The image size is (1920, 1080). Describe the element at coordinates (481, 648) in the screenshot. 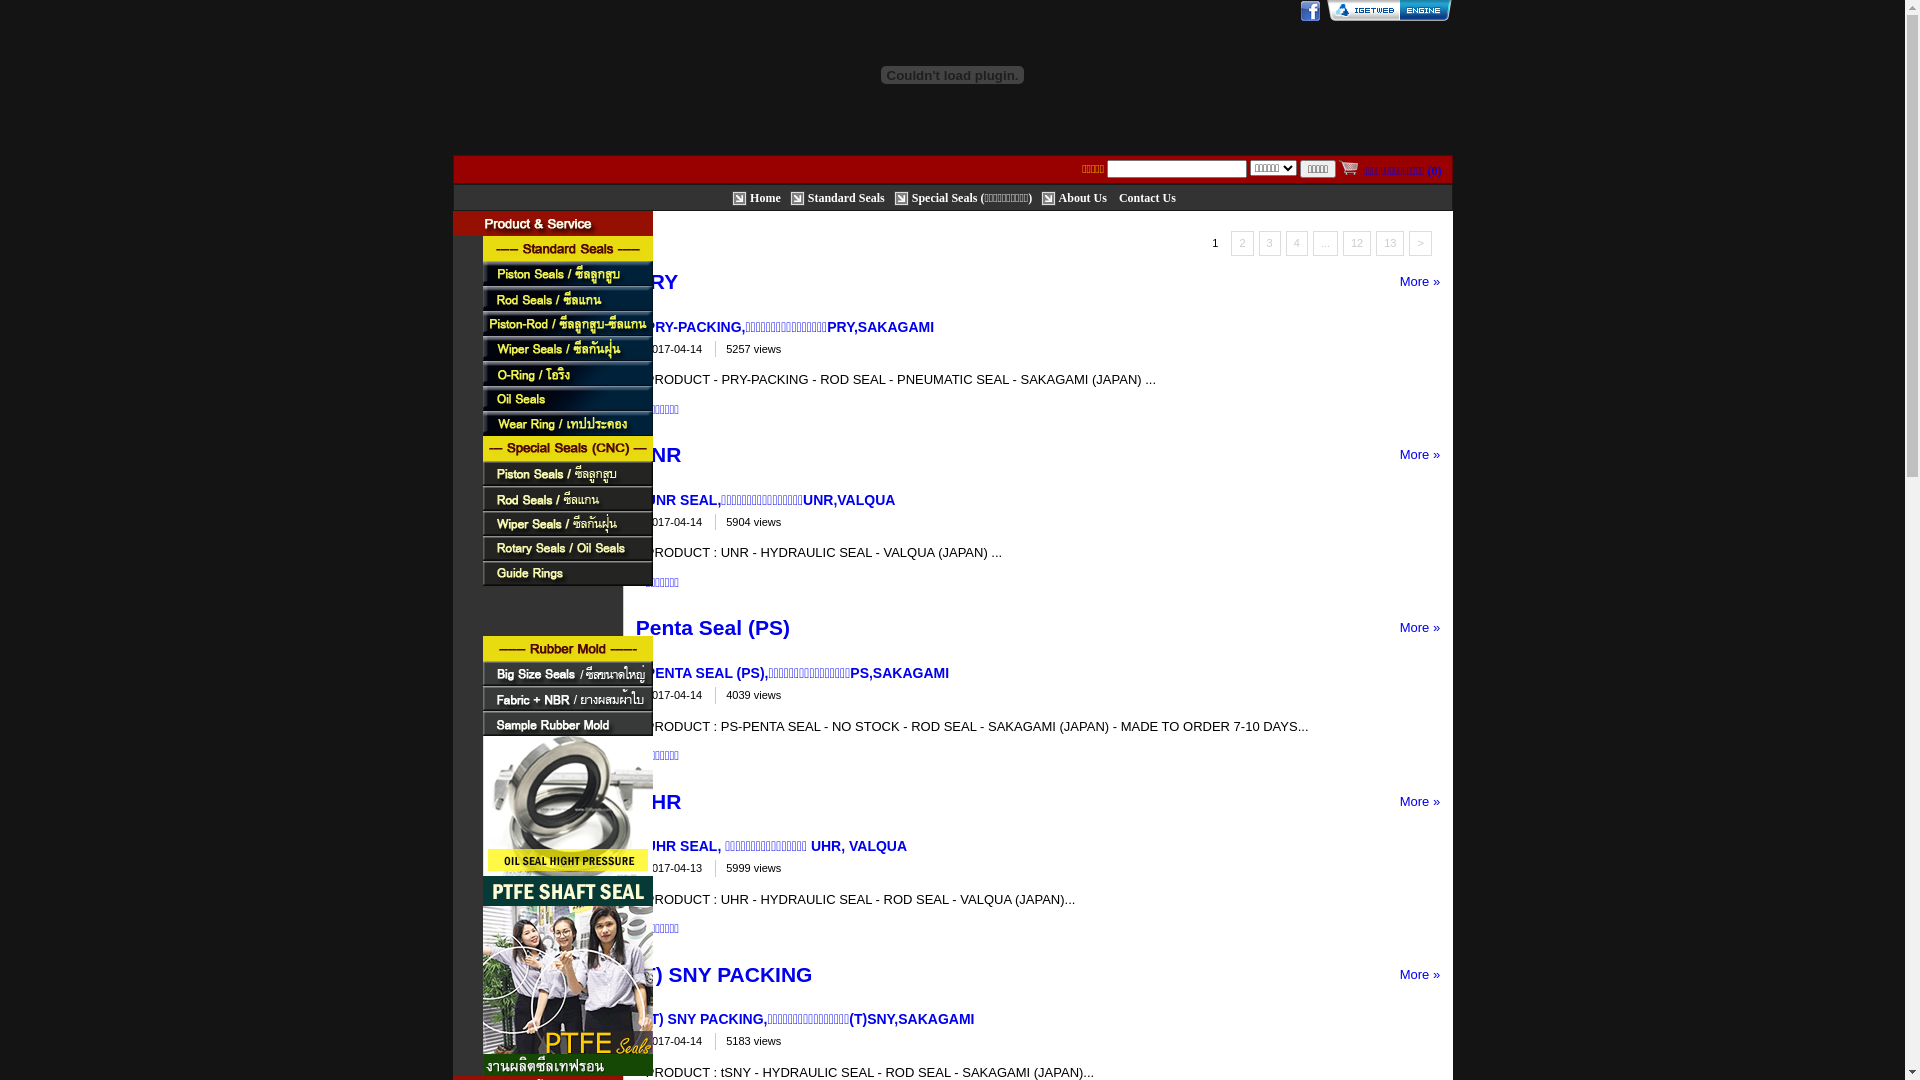

I see `'Rubber Mold'` at that location.